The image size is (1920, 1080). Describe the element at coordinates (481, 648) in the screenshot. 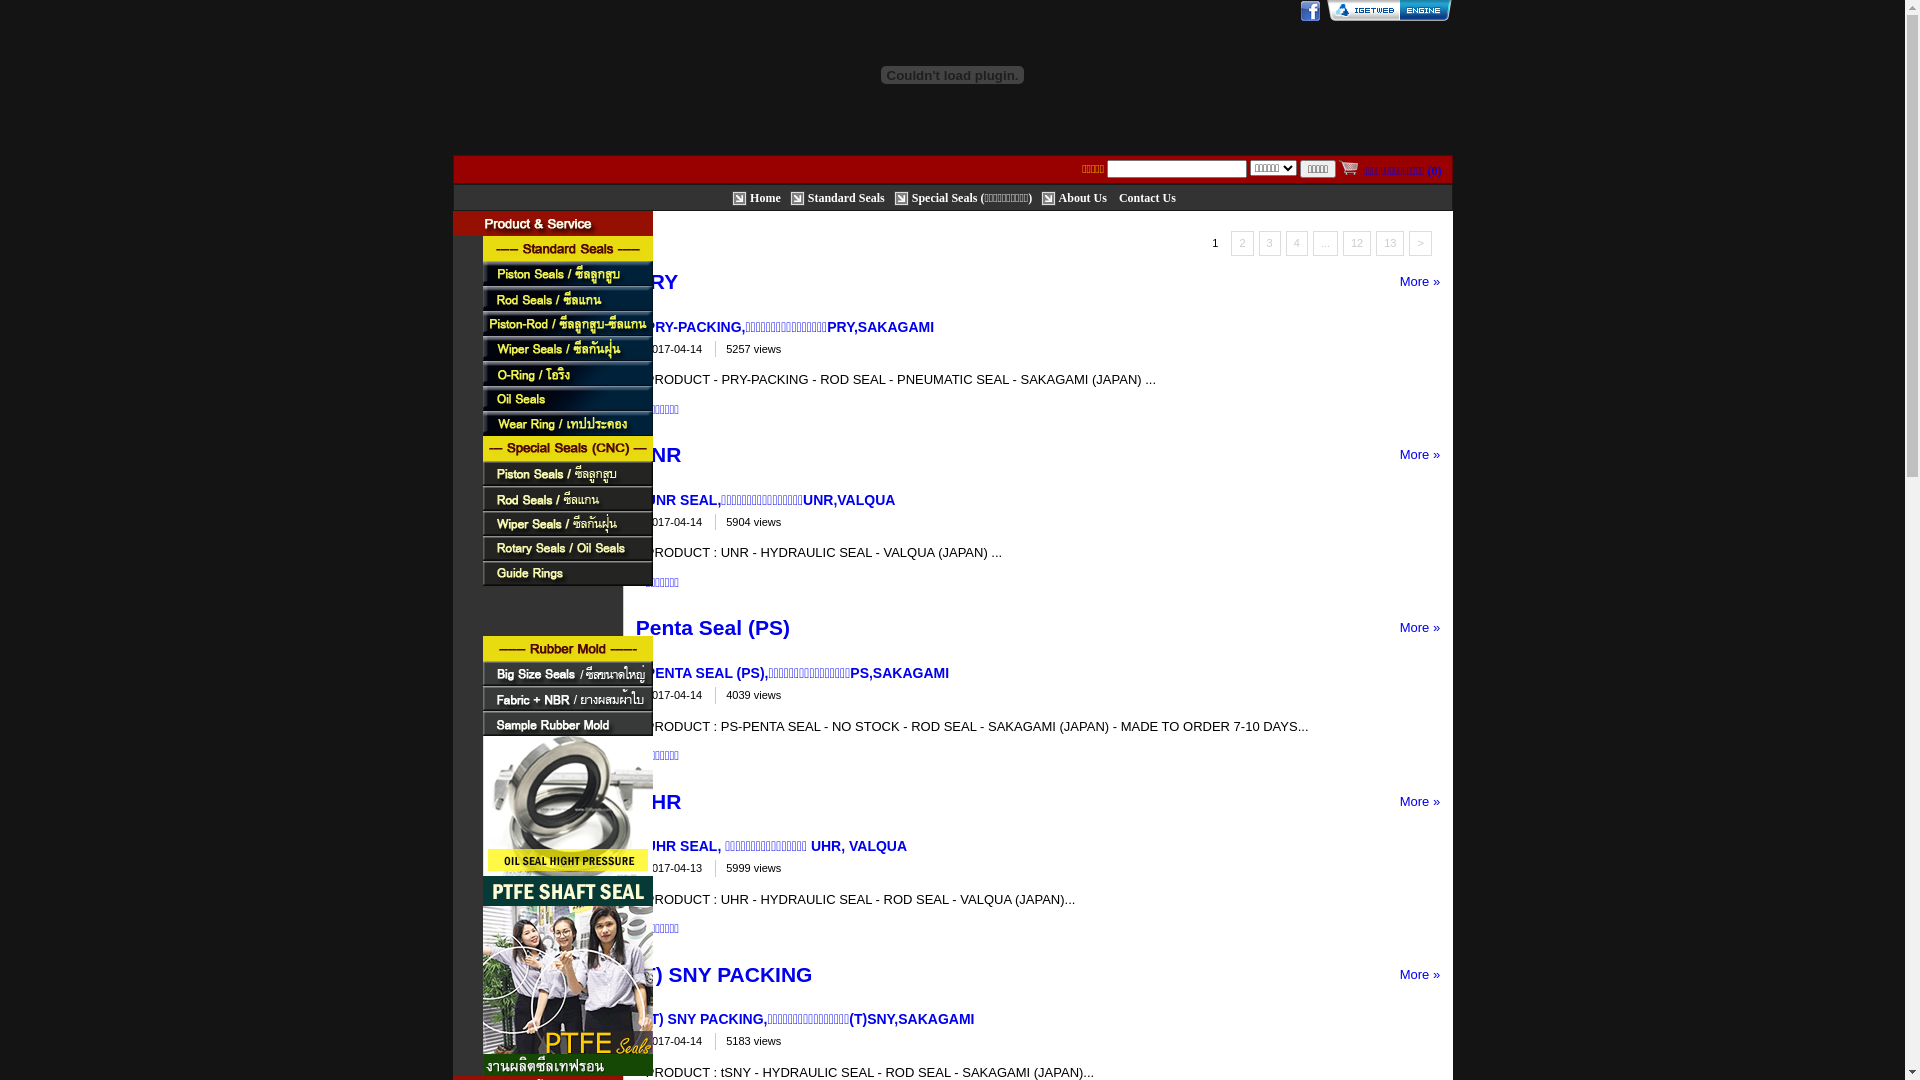

I see `'Rubber Mold'` at that location.